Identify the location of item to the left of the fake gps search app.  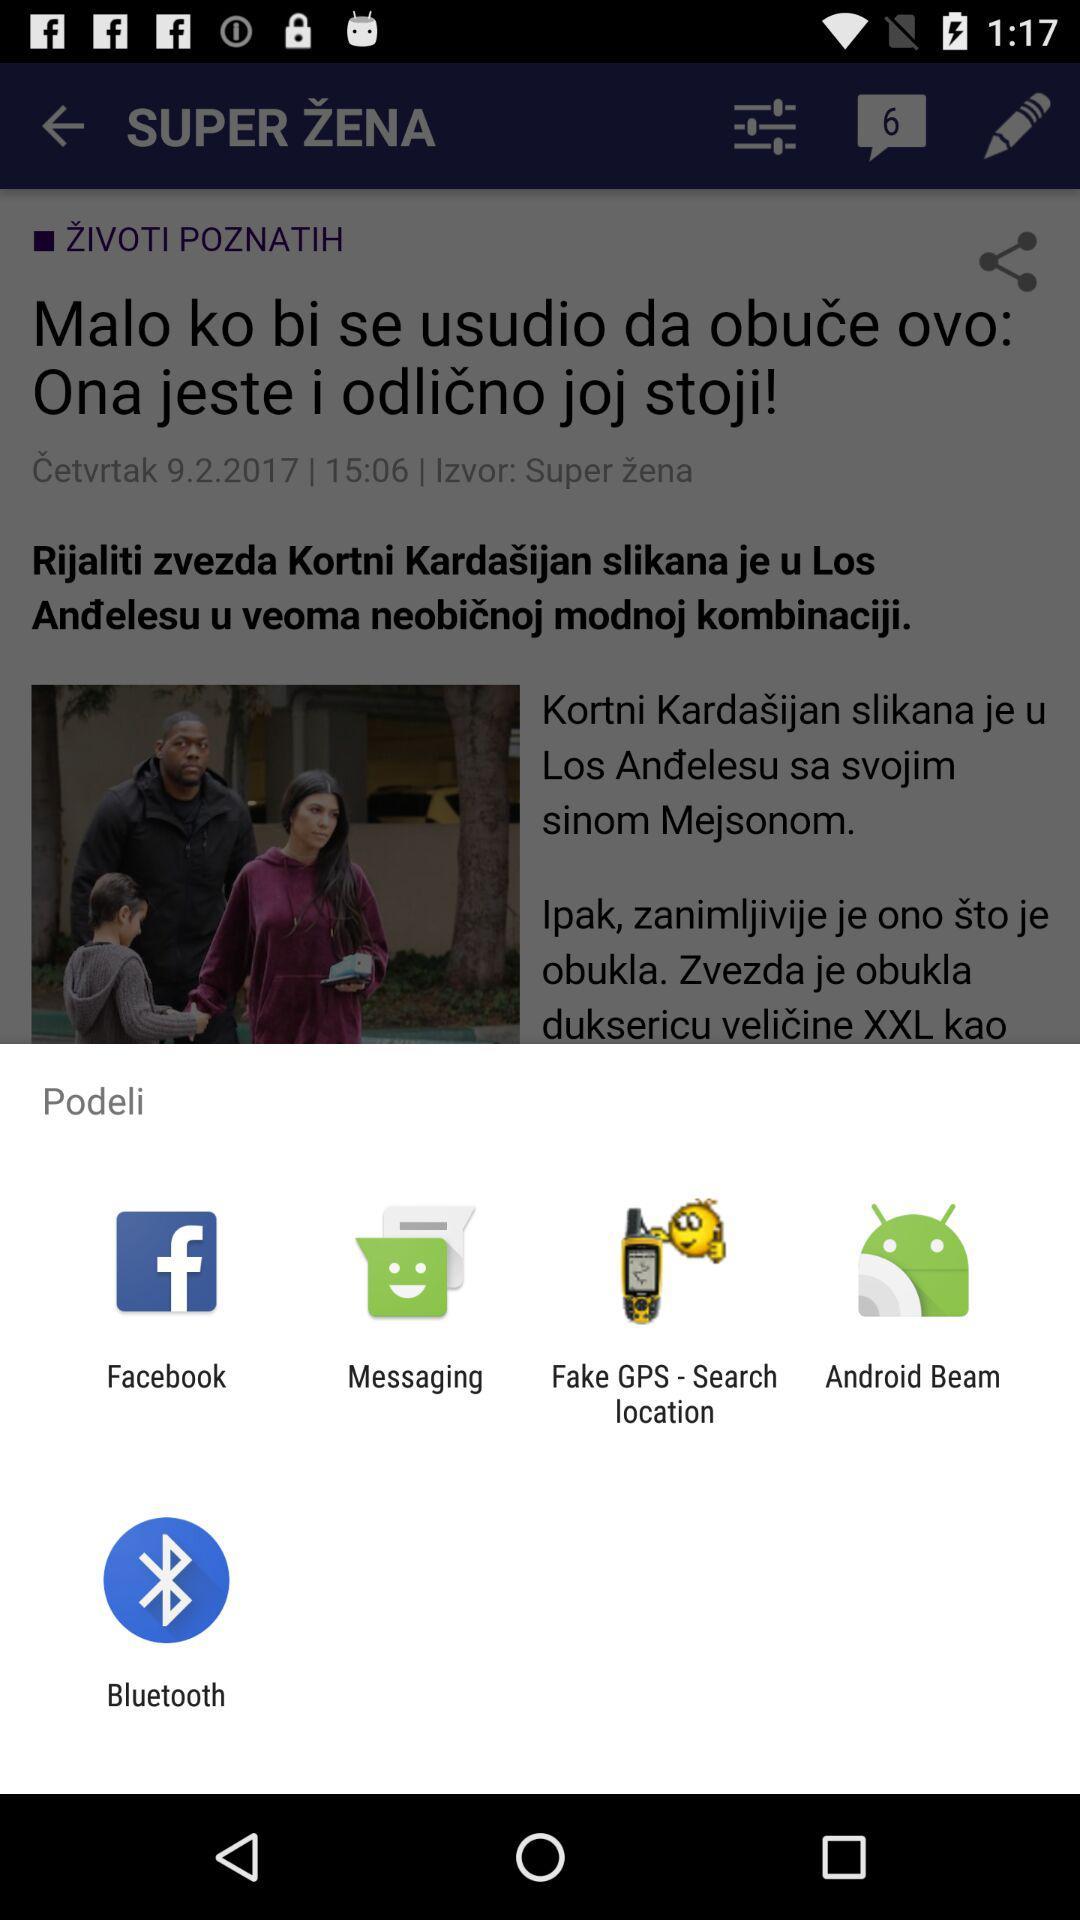
(414, 1392).